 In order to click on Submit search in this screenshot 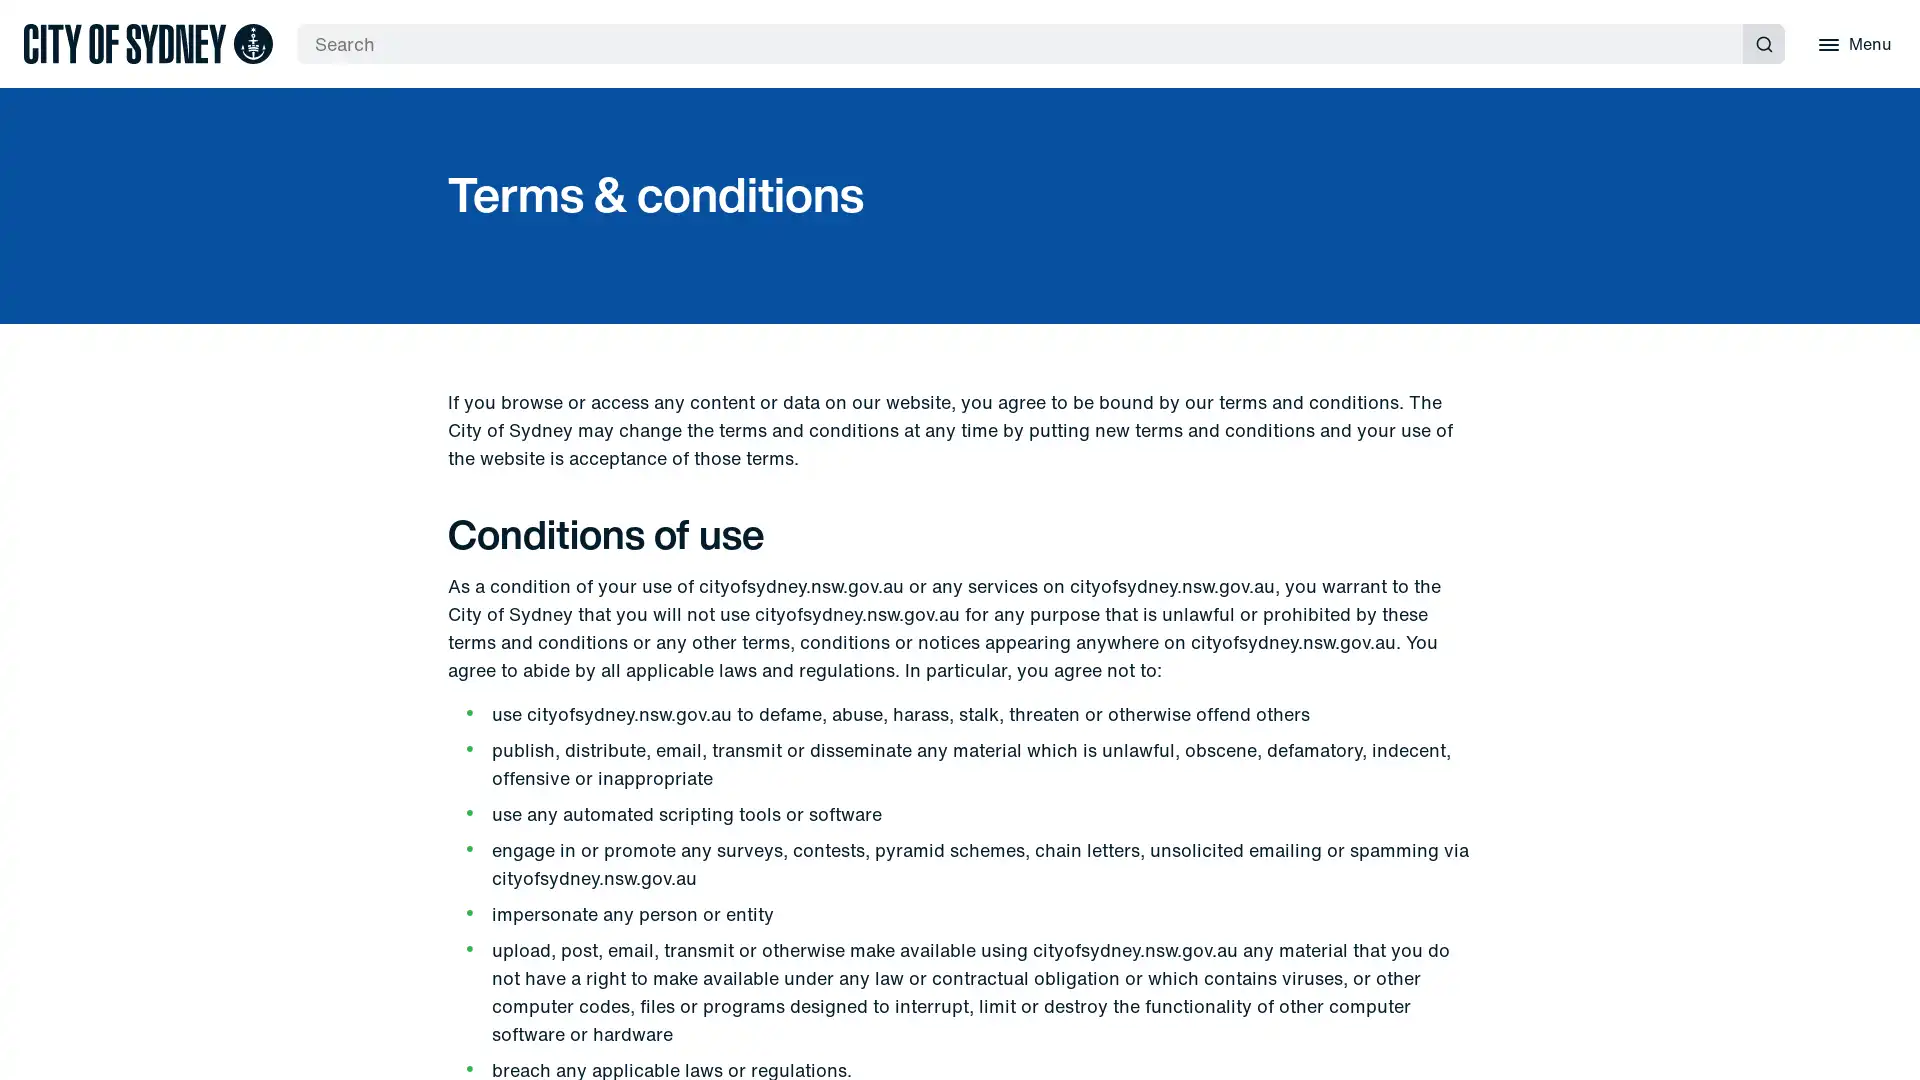, I will do `click(1763, 43)`.